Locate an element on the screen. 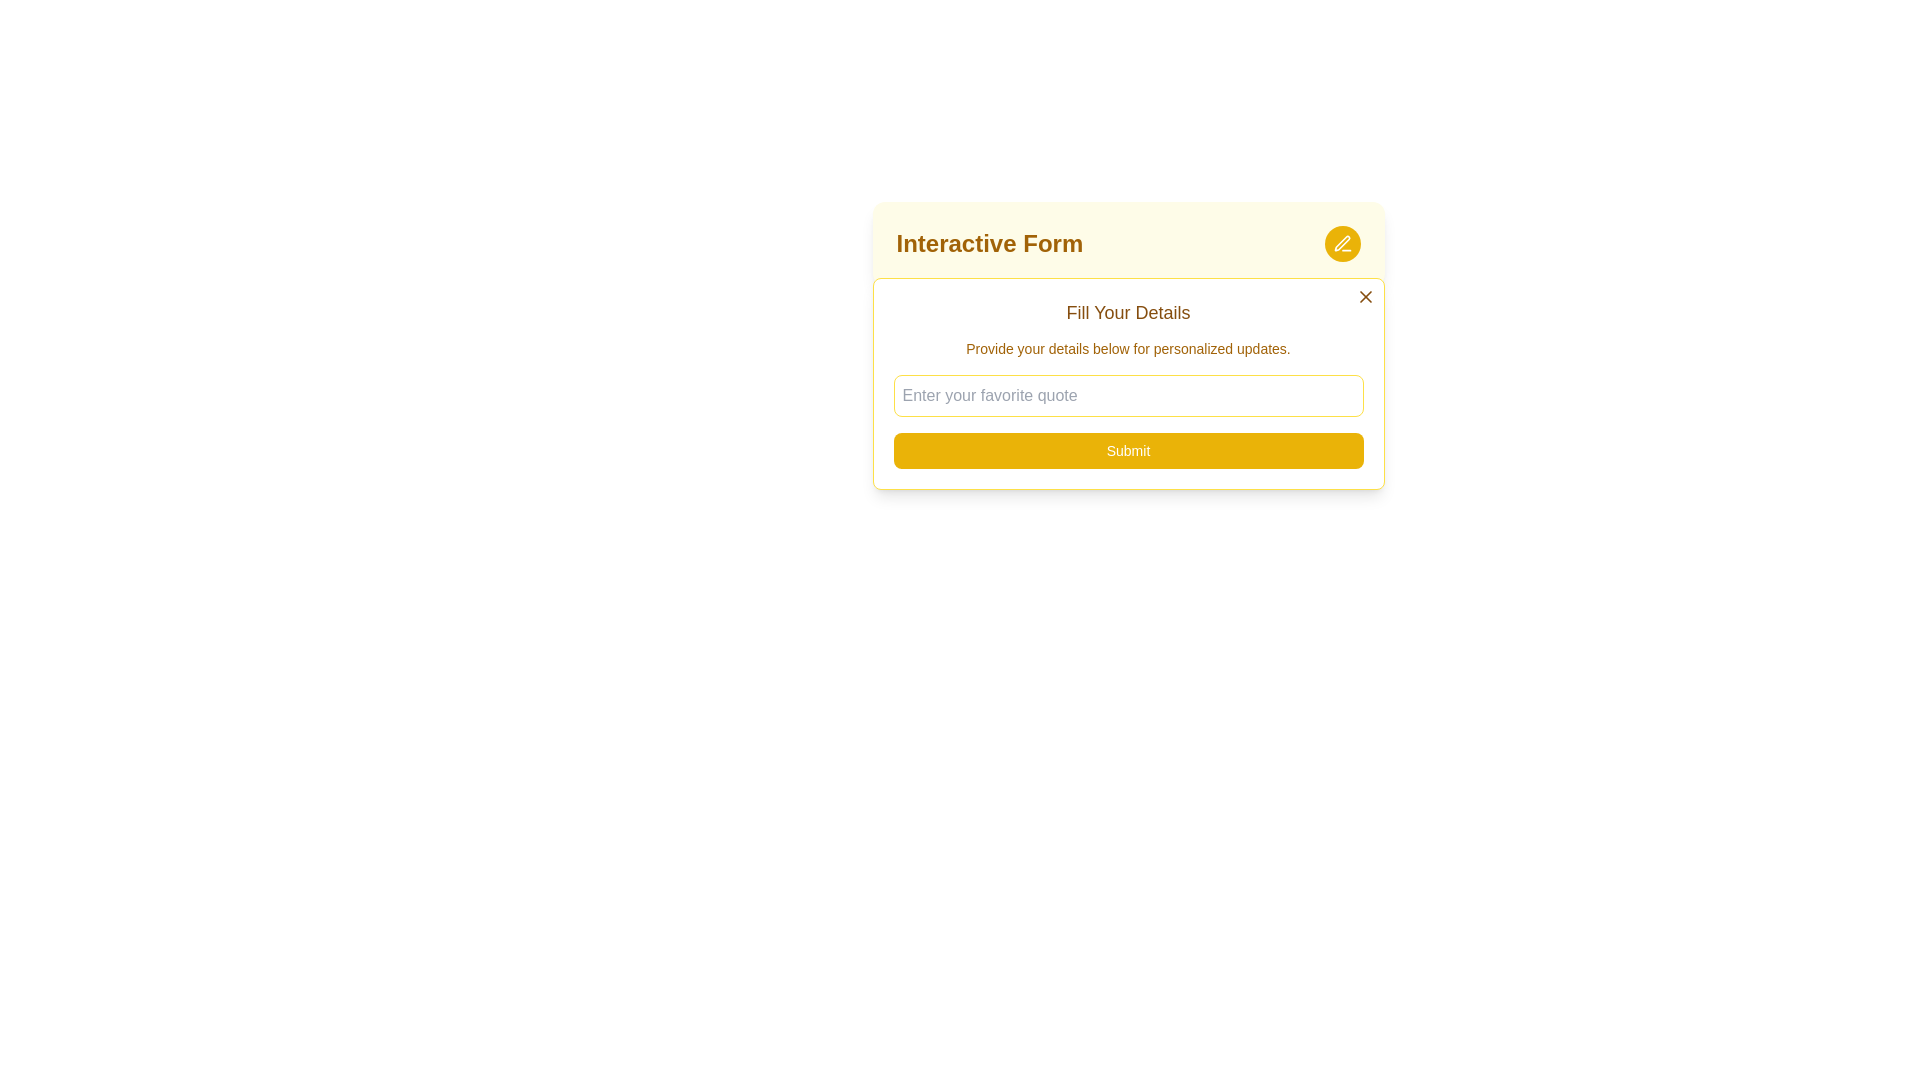  the close button located at the top-right corner of the 'Fill Your Details' form is located at coordinates (1364, 297).